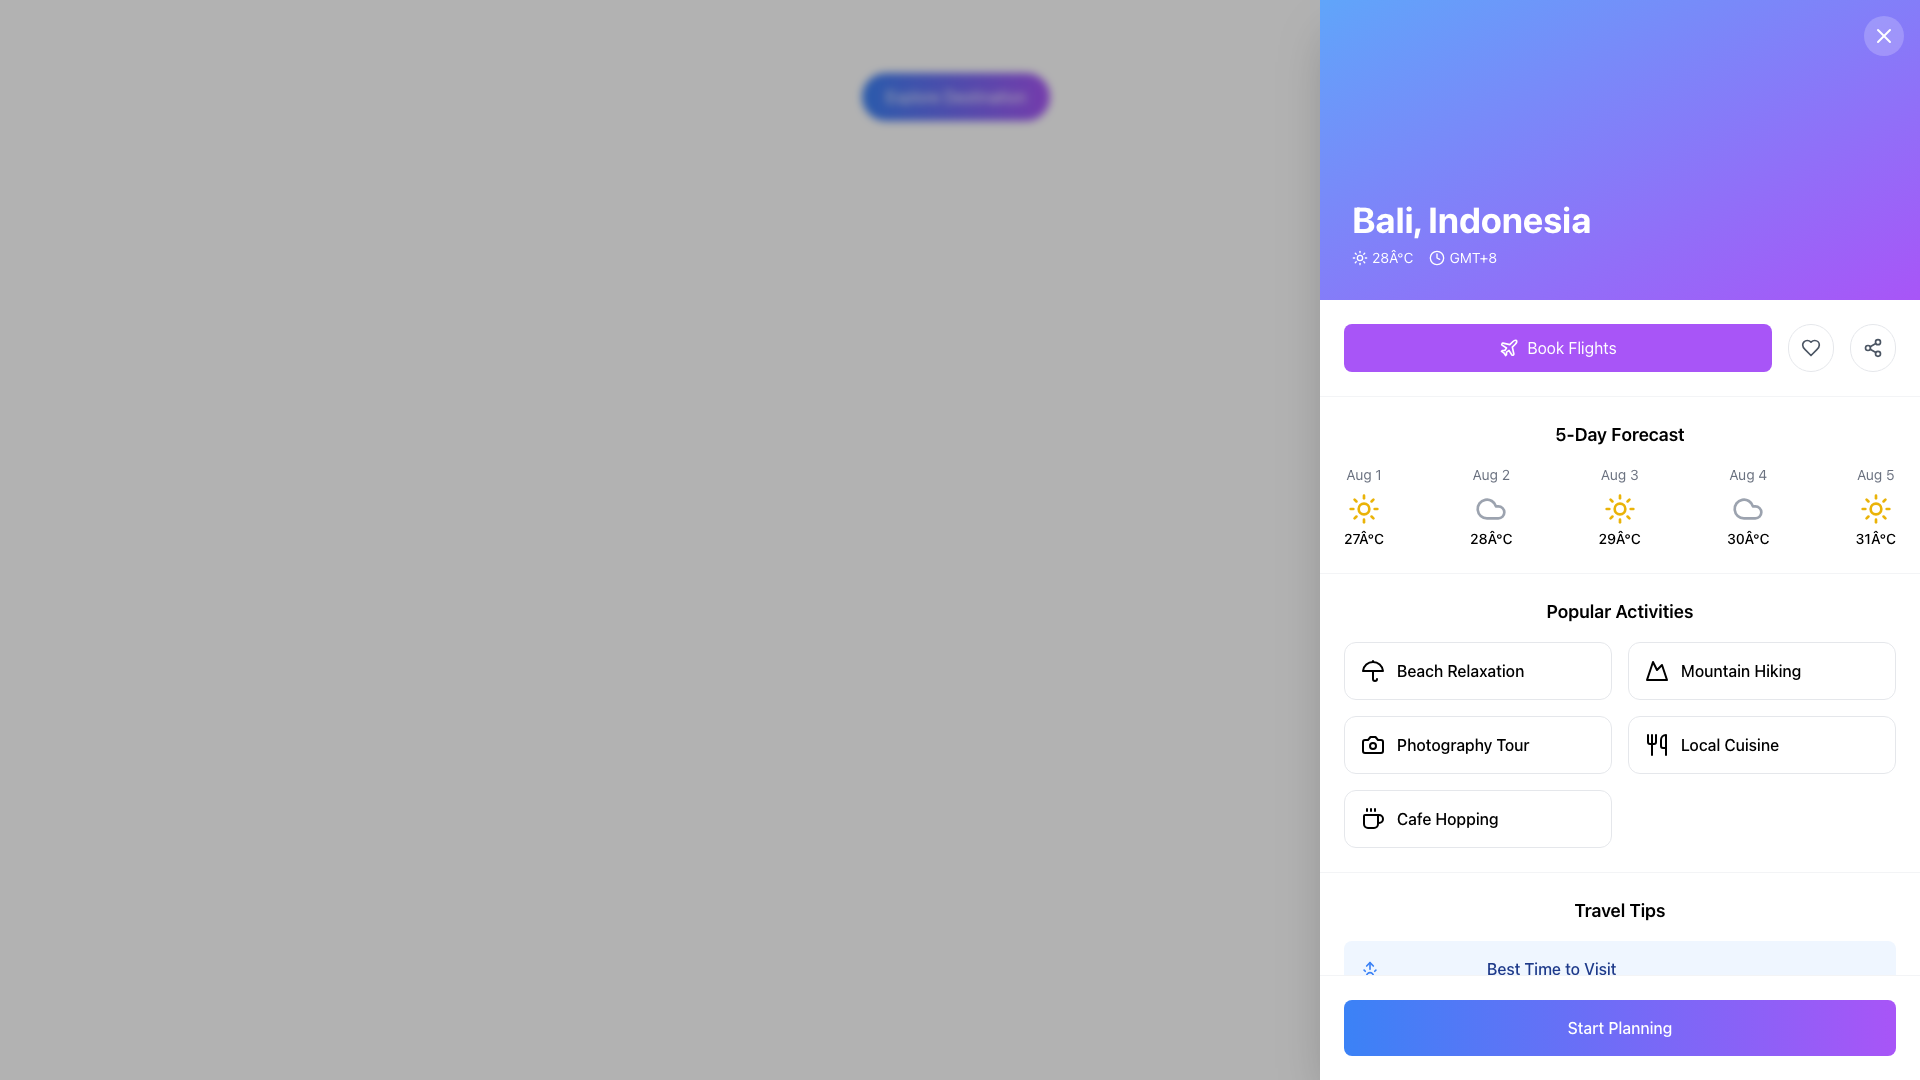  Describe the element at coordinates (1882, 35) in the screenshot. I see `the close button located in the top-right corner of the header, adjacent to the title 'Bali, Indonesia'` at that location.